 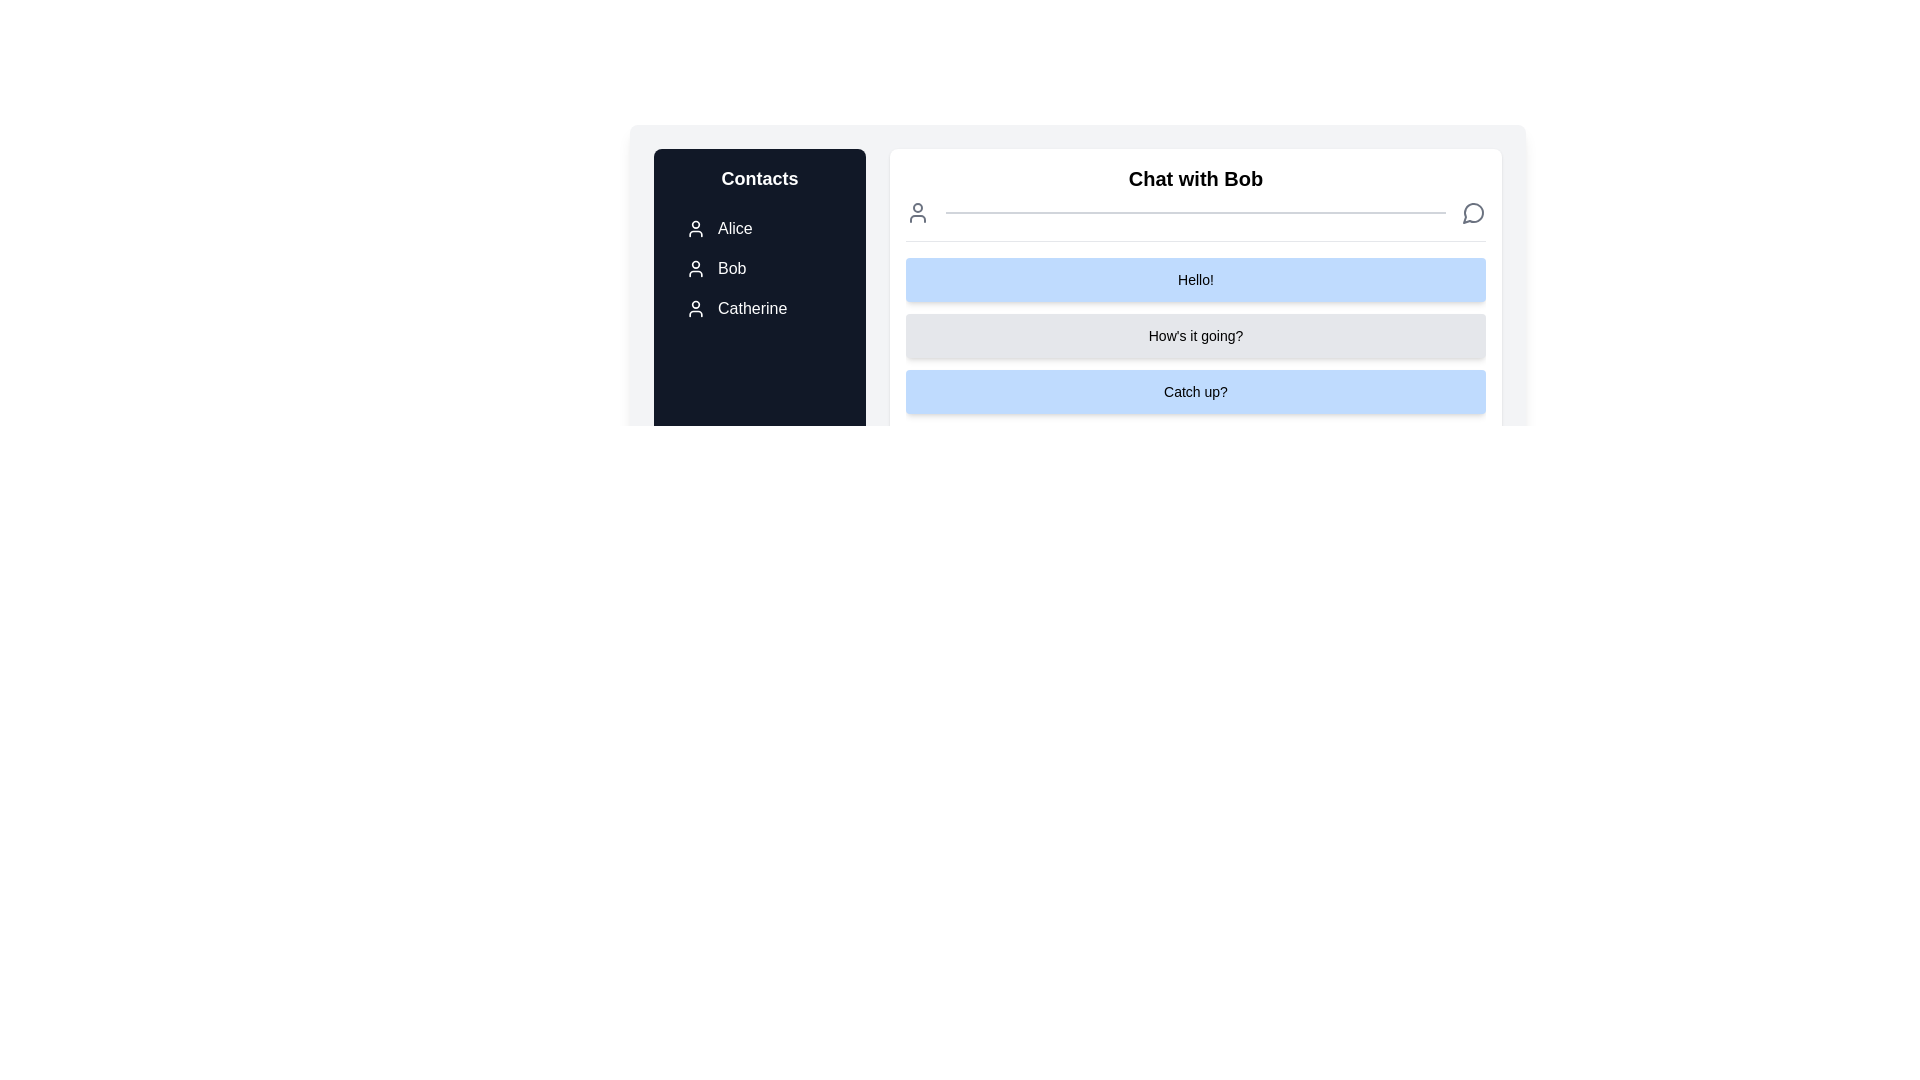 What do you see at coordinates (1195, 392) in the screenshot?
I see `the light blue chat message bubble containing the text 'Catch up?' in the chat interface titled 'Chat with Bob'` at bounding box center [1195, 392].